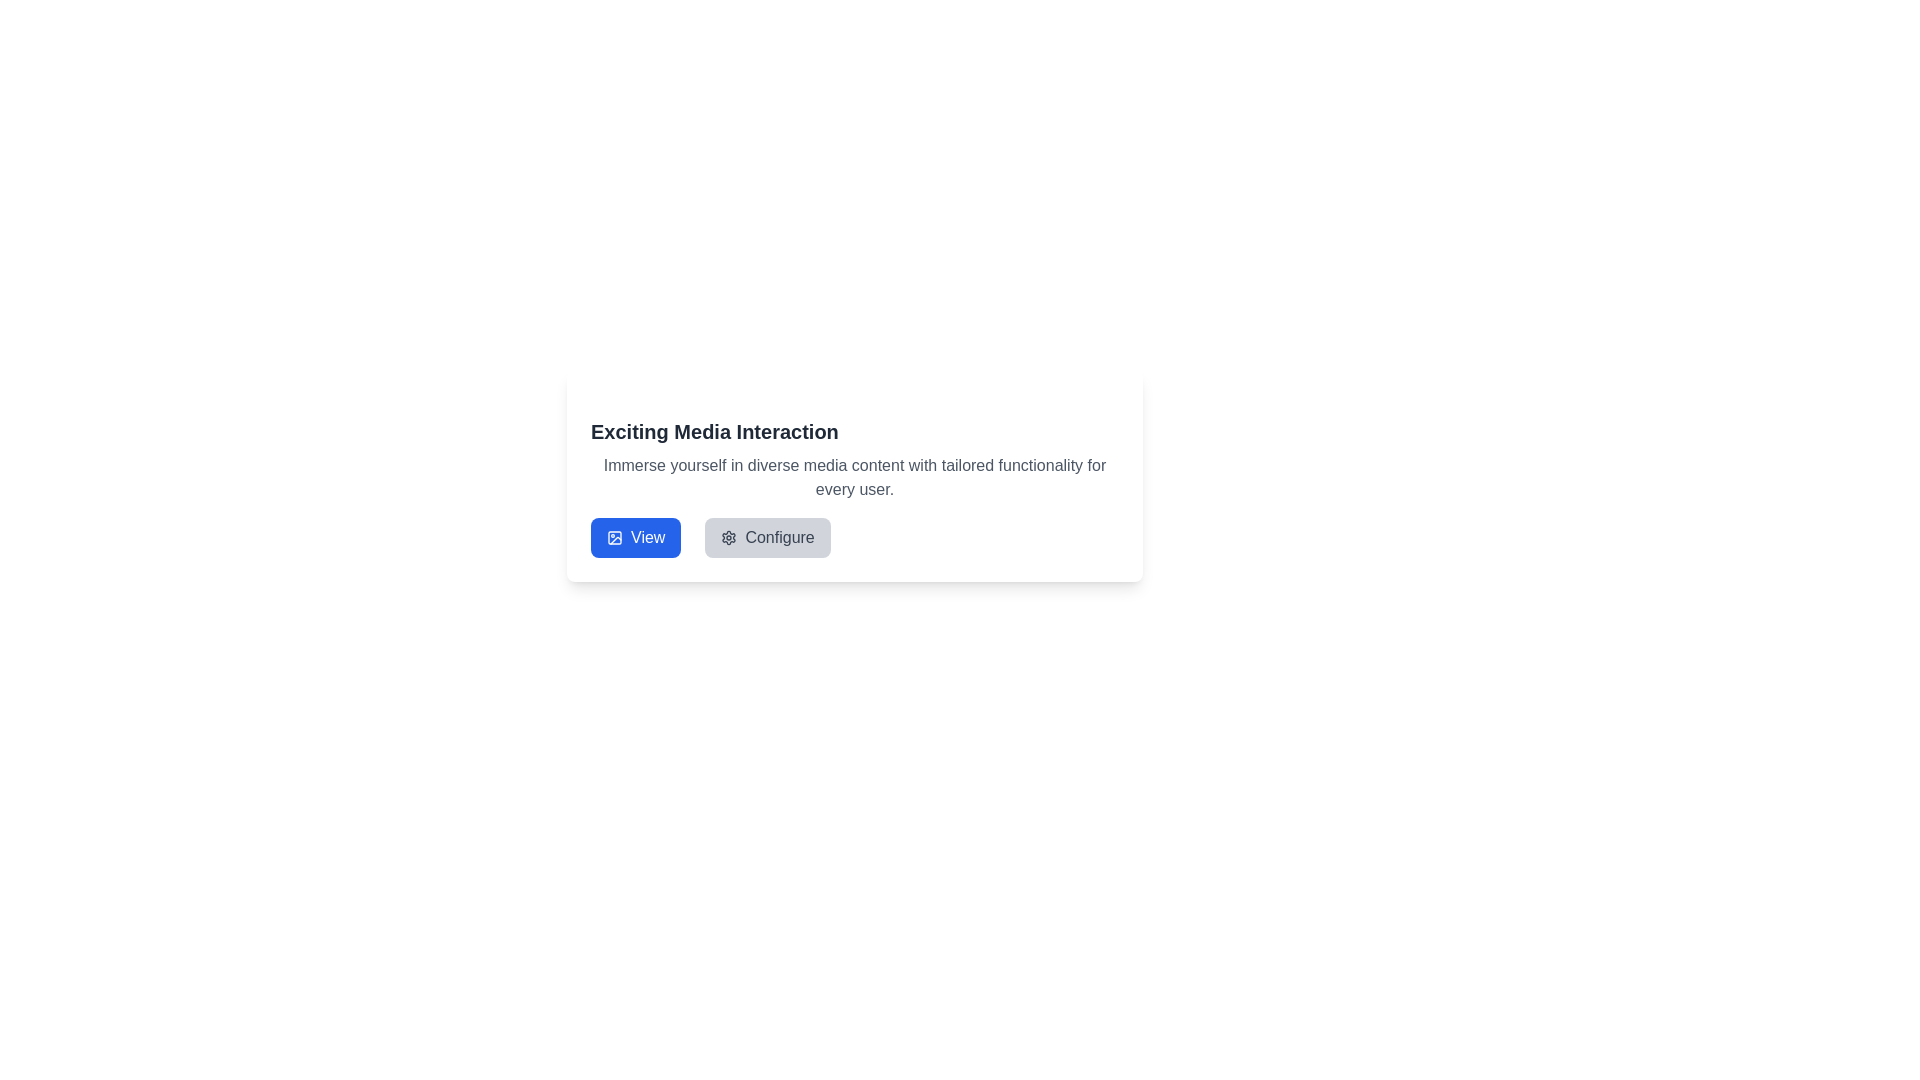  I want to click on the composite UI element consisting of two buttons ('View' on the left and 'Configure' on the right), so click(710, 536).